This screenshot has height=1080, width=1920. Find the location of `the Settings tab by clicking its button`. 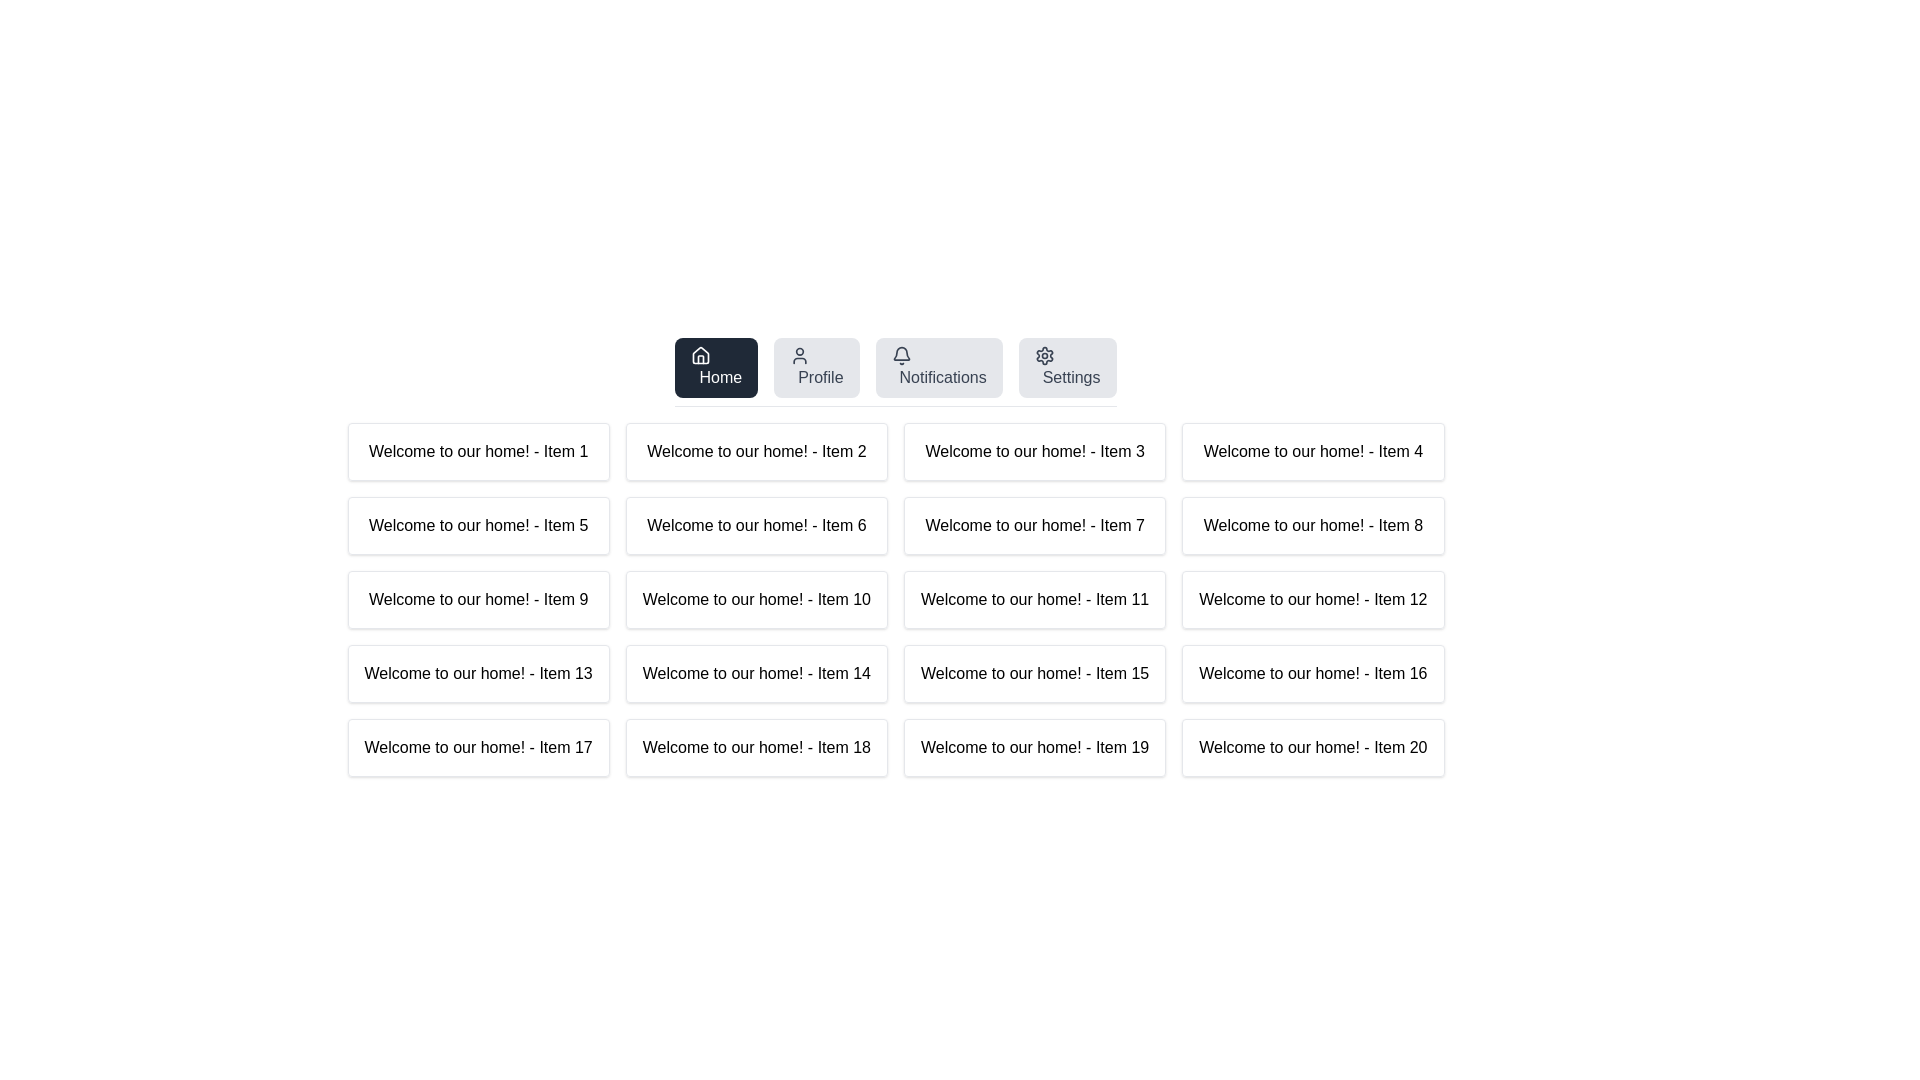

the Settings tab by clicking its button is located at coordinates (1066, 367).